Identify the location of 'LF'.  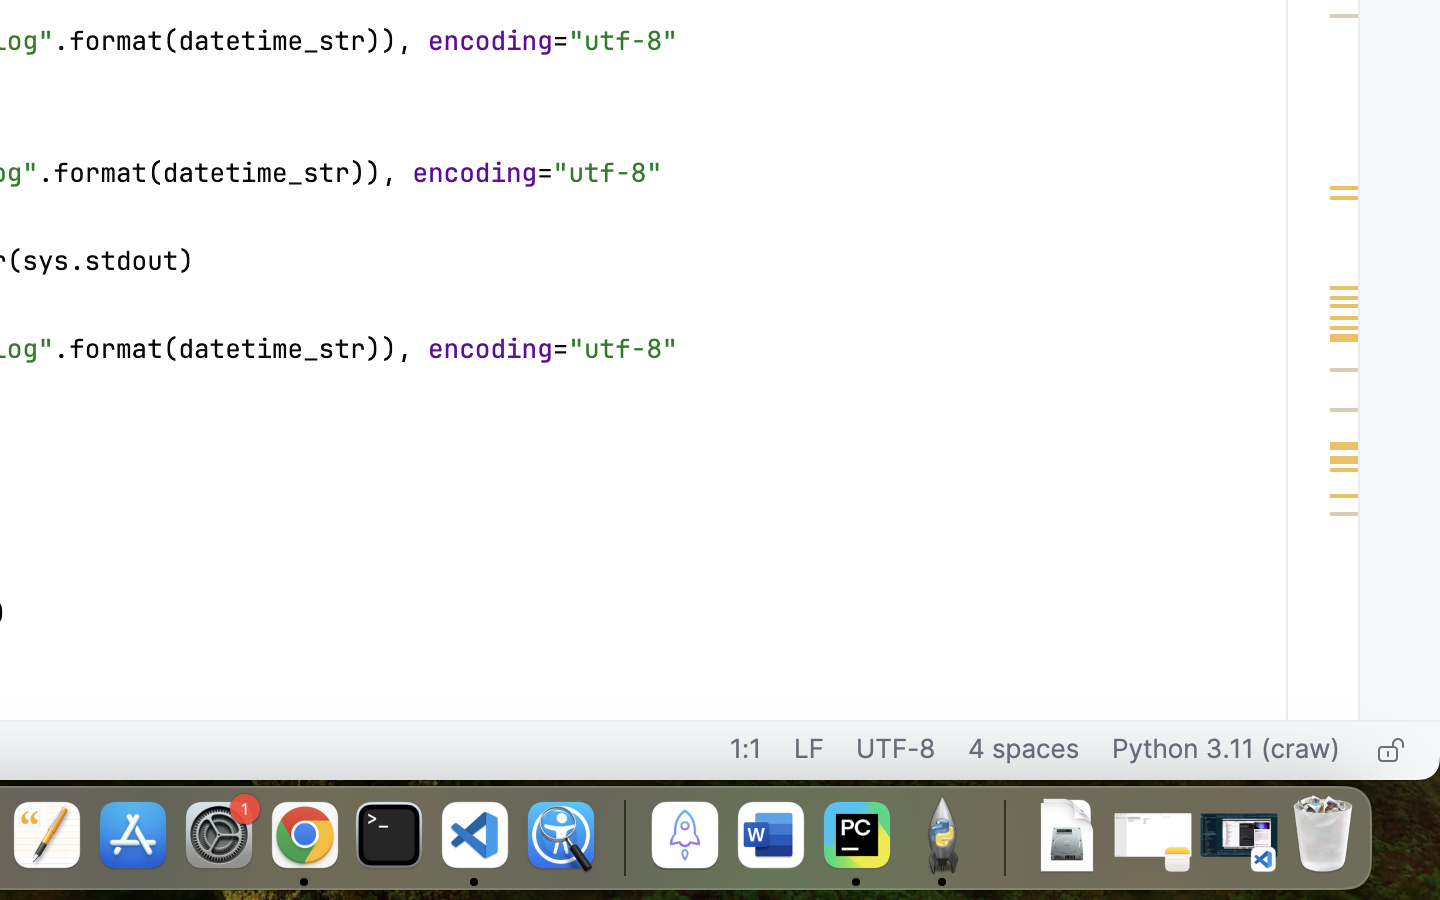
(808, 749).